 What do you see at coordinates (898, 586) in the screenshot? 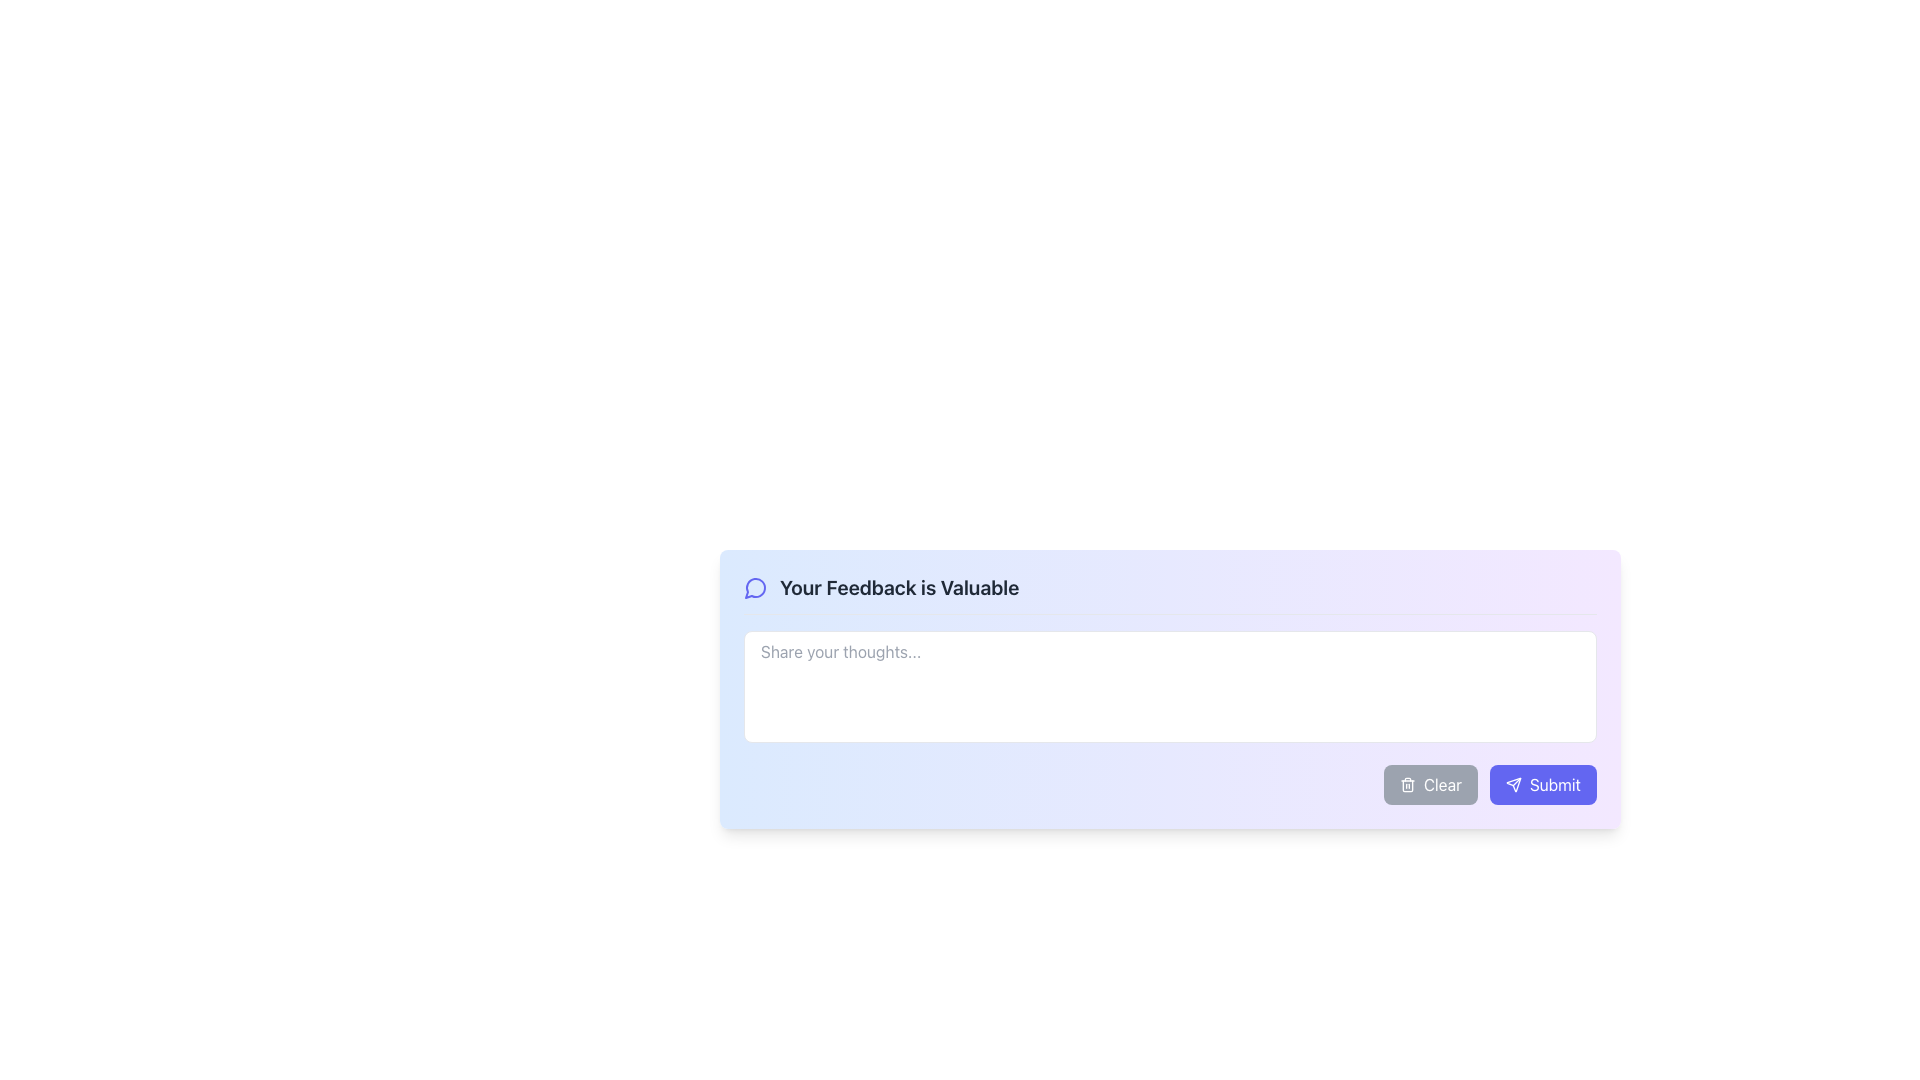
I see `the text label that serves as a title or heading for the feedback section, positioned above the text input field labeled 'Share your thoughts...'` at bounding box center [898, 586].